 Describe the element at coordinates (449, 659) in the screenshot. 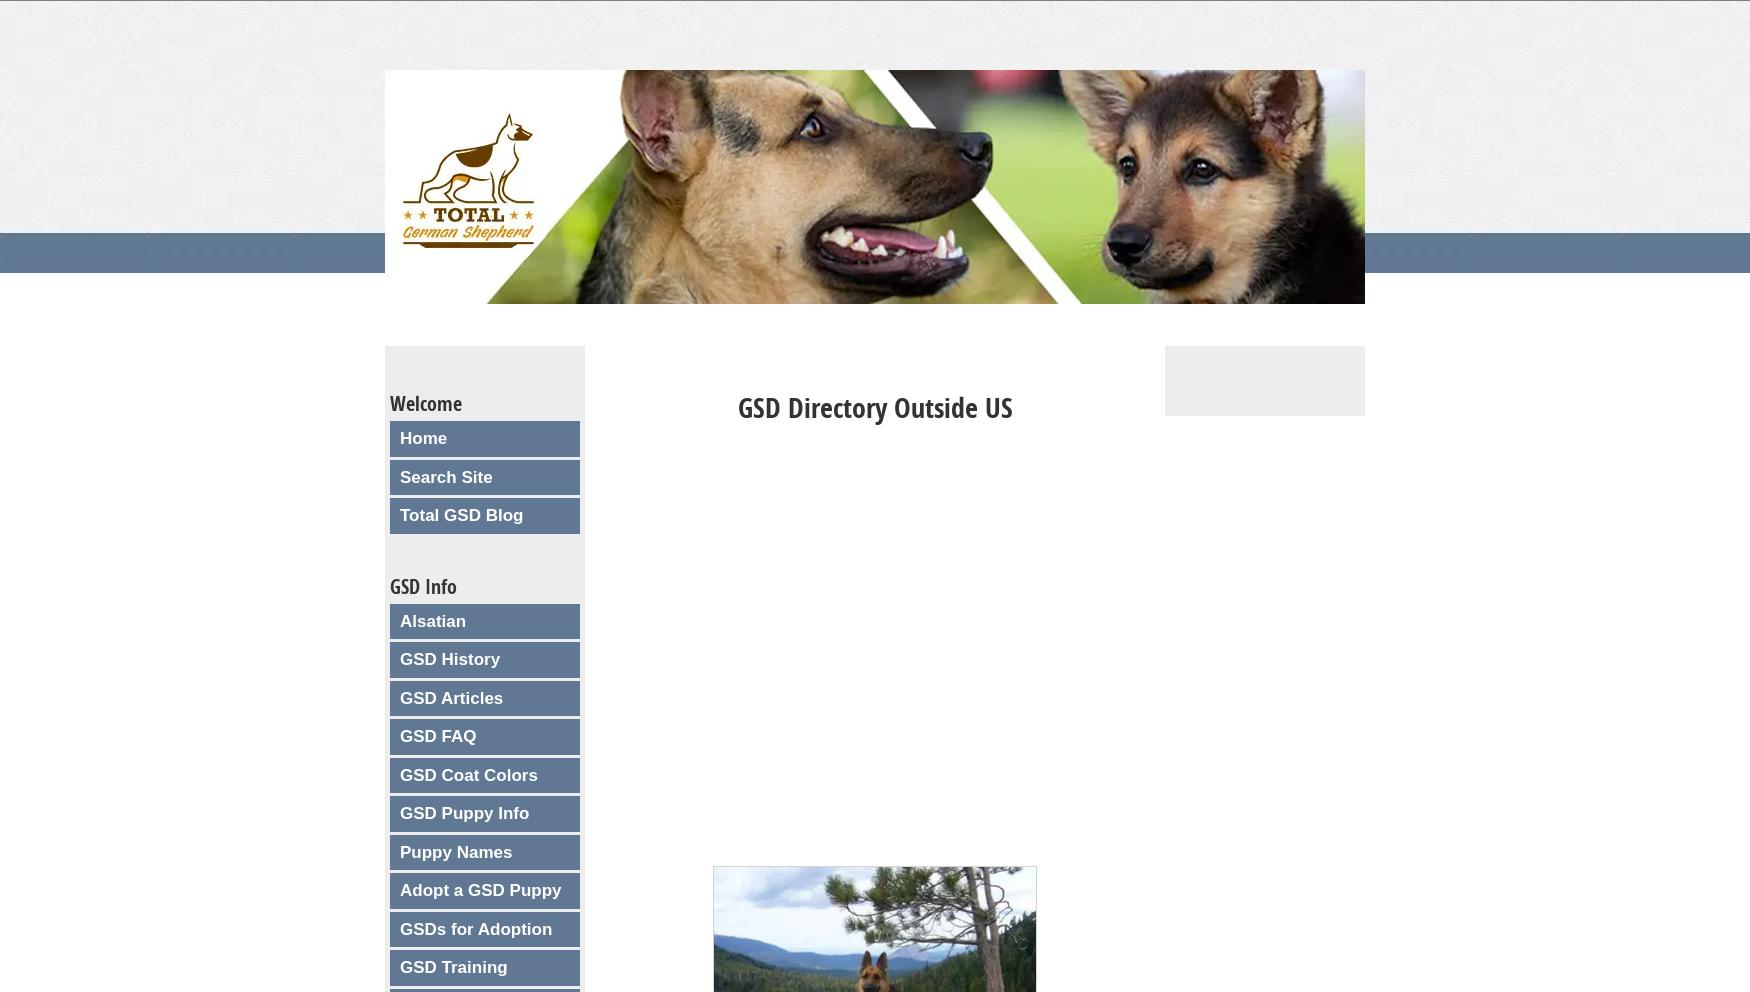

I see `'GSD History'` at that location.